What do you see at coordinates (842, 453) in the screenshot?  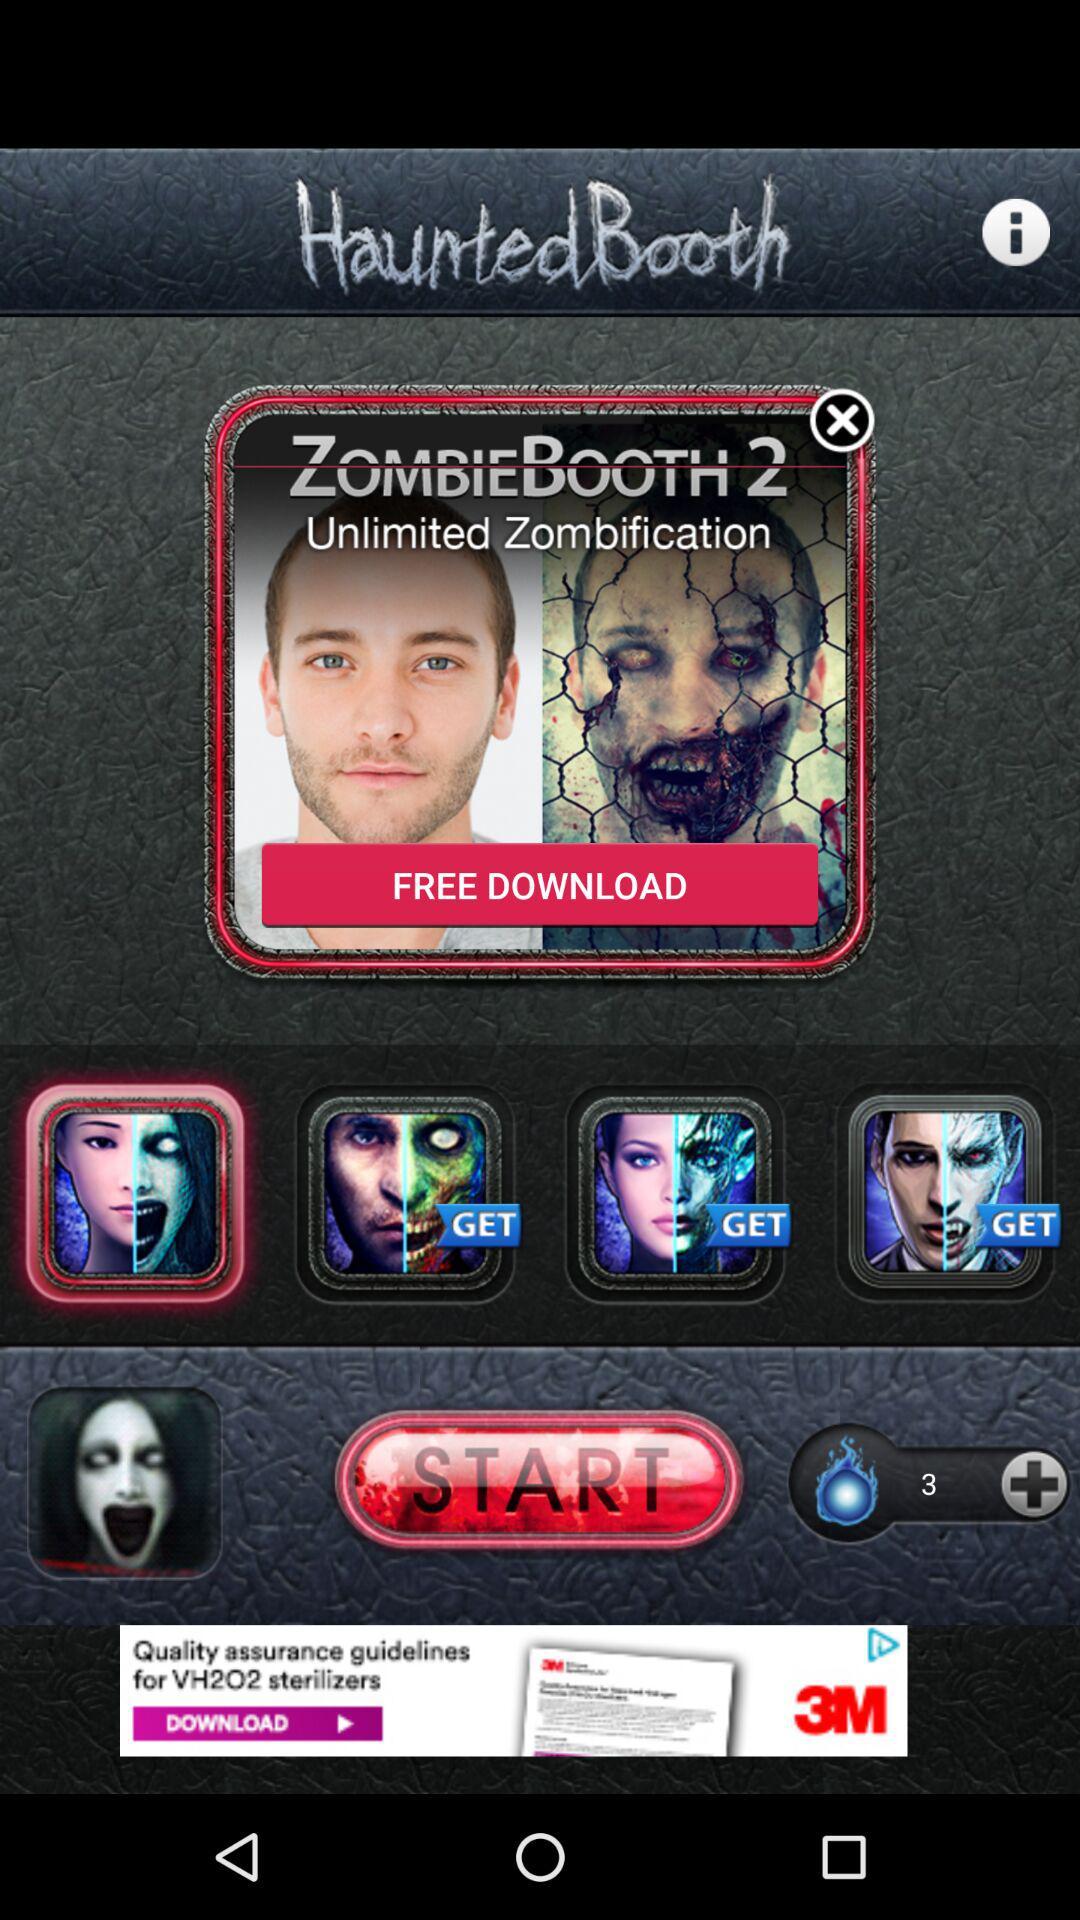 I see `the close icon` at bounding box center [842, 453].